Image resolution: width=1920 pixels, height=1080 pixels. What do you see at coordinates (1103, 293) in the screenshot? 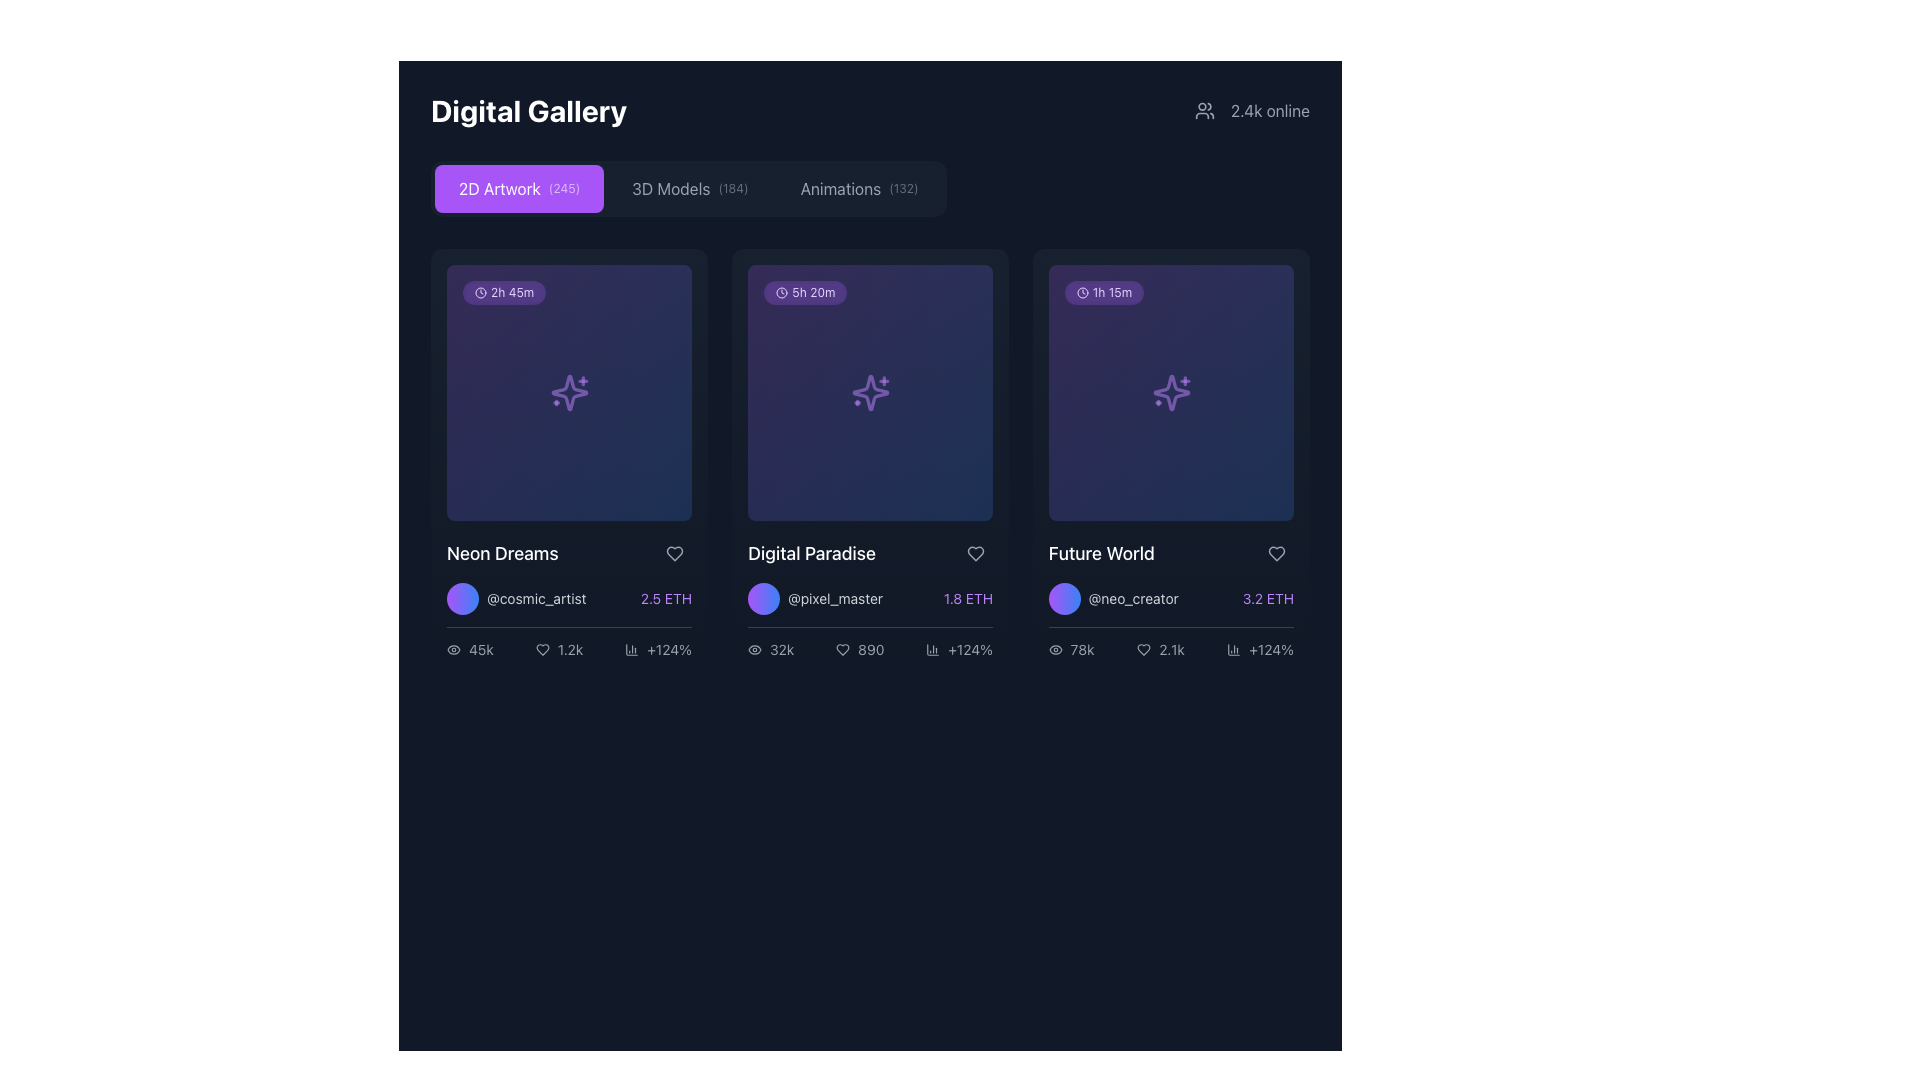
I see `time information displayed on the badge located in the upper-left corner of the 'Future World' card, which is the rightmost card among three featured cards` at bounding box center [1103, 293].